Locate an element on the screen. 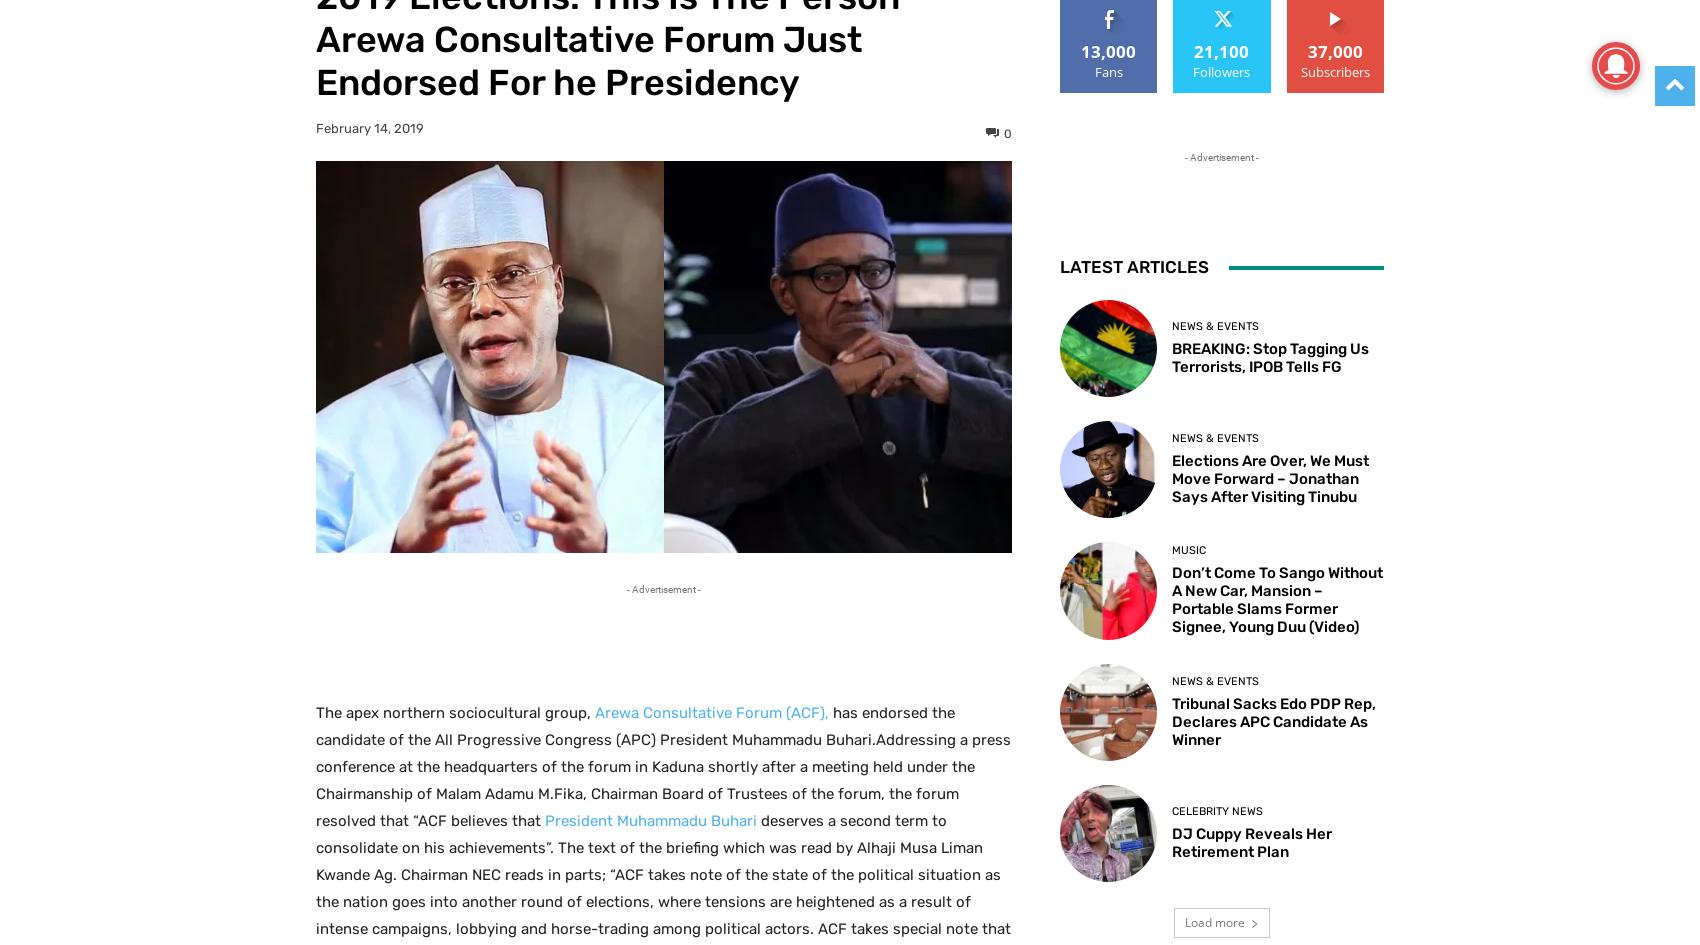 This screenshot has width=1700, height=945. 'Followers' is located at coordinates (1220, 71).